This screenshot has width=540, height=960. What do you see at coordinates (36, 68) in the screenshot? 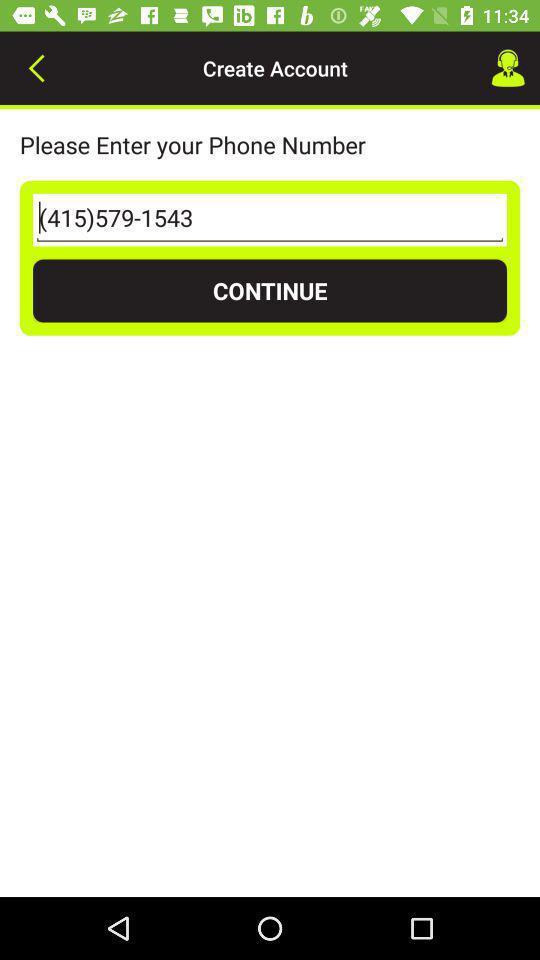
I see `icon to the left of create account icon` at bounding box center [36, 68].